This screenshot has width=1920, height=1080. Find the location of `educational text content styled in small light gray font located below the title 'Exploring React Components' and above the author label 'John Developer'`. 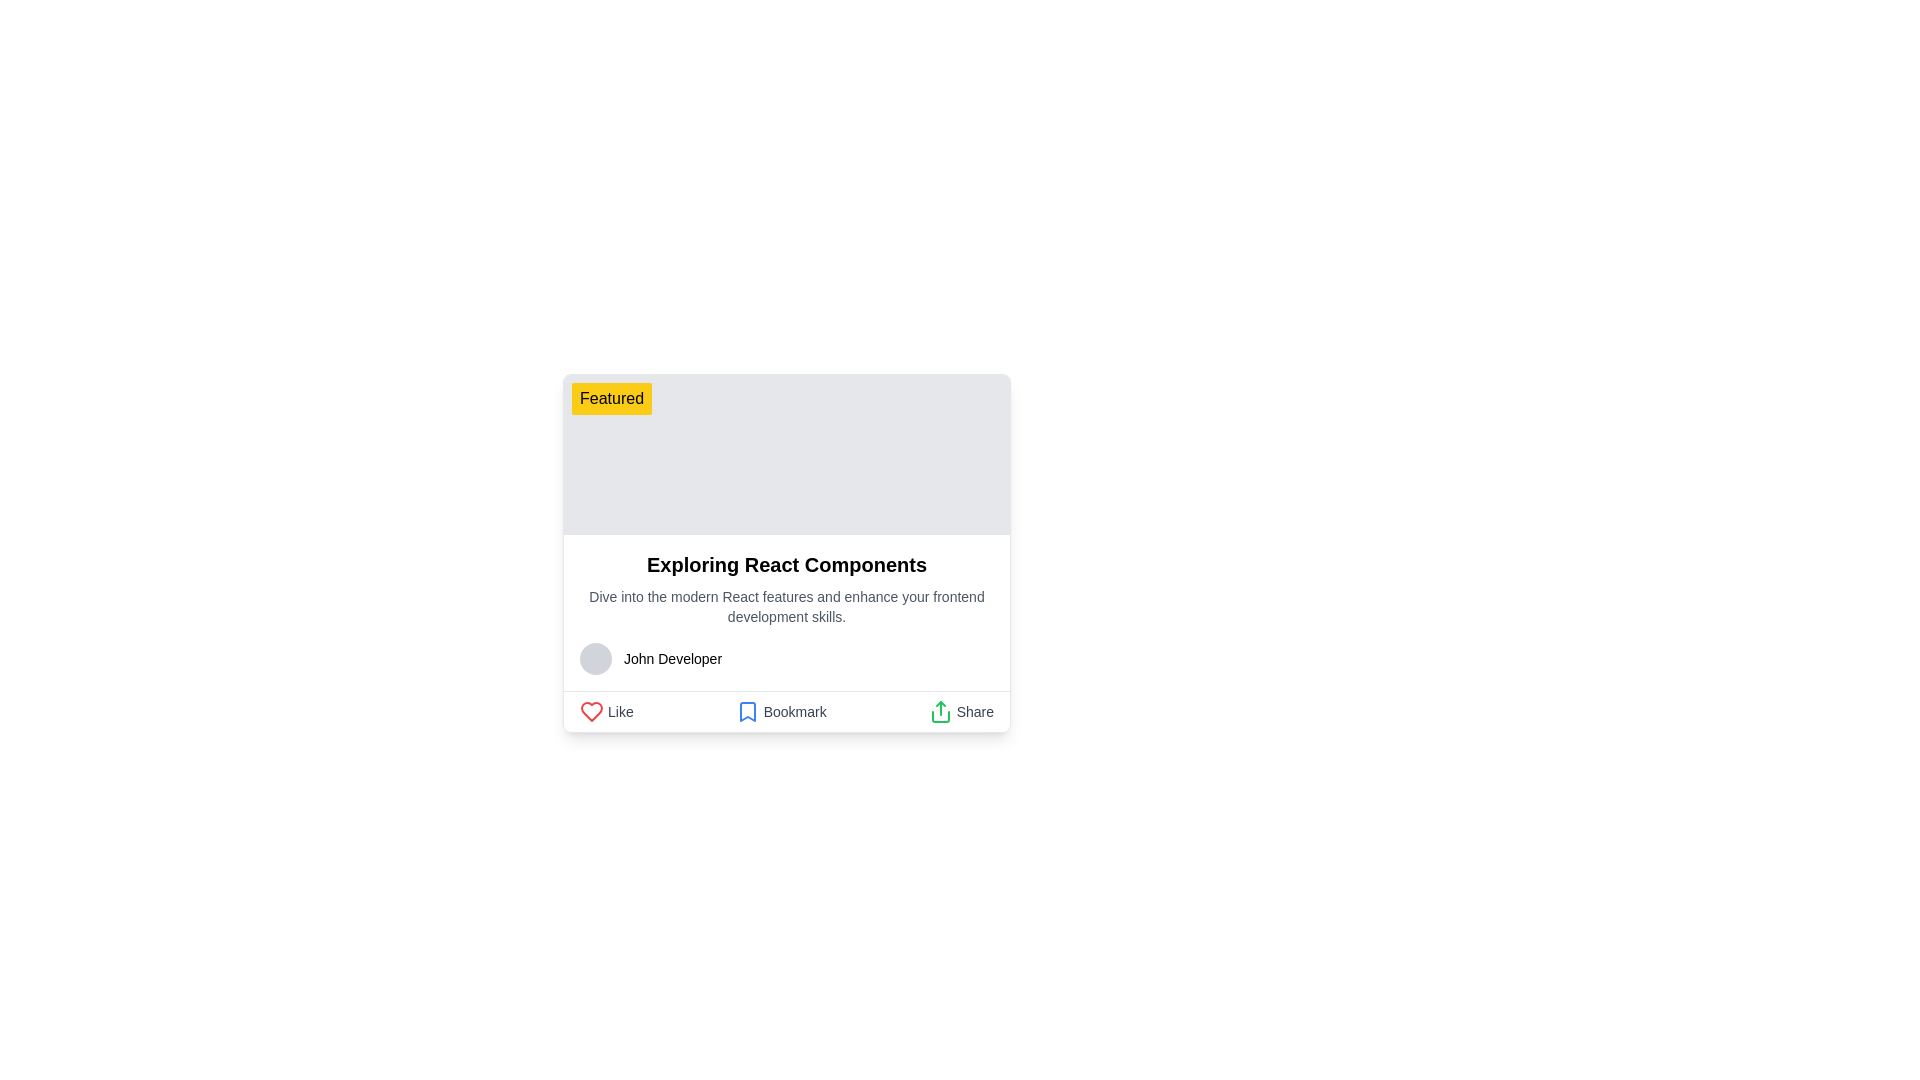

educational text content styled in small light gray font located below the title 'Exploring React Components' and above the author label 'John Developer' is located at coordinates (786, 605).